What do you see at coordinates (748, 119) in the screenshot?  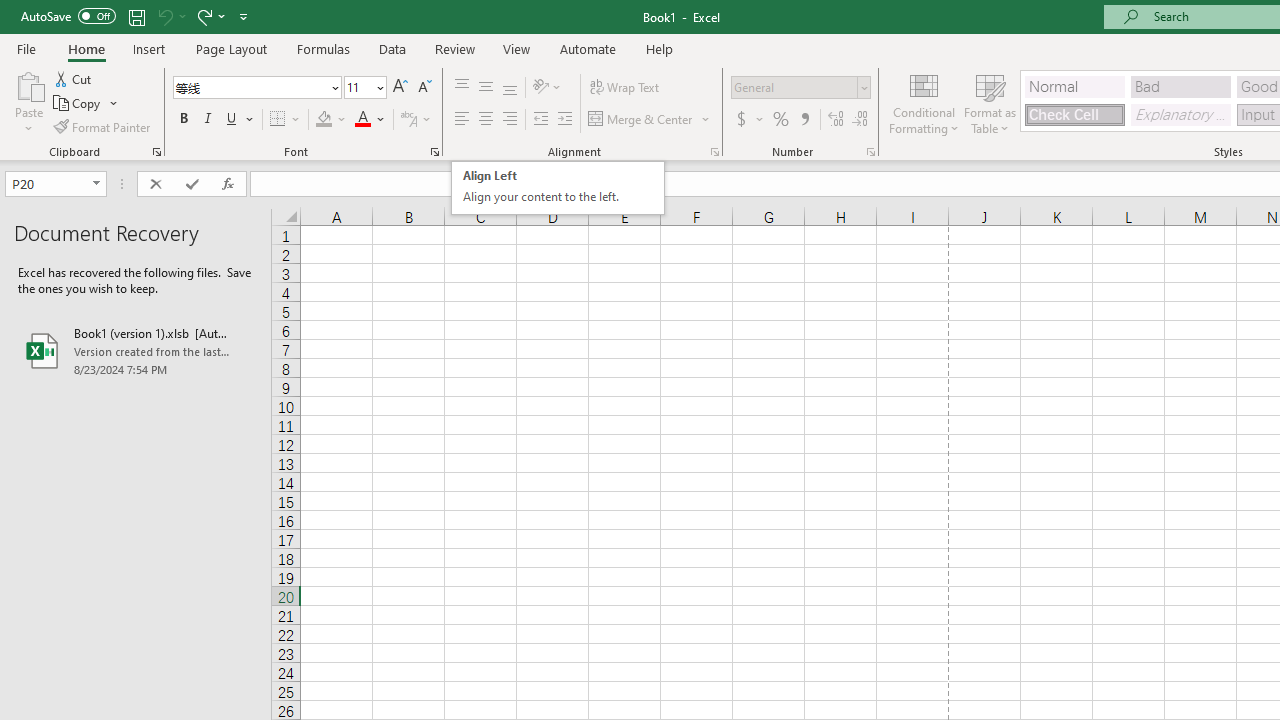 I see `'Accounting Number Format'` at bounding box center [748, 119].